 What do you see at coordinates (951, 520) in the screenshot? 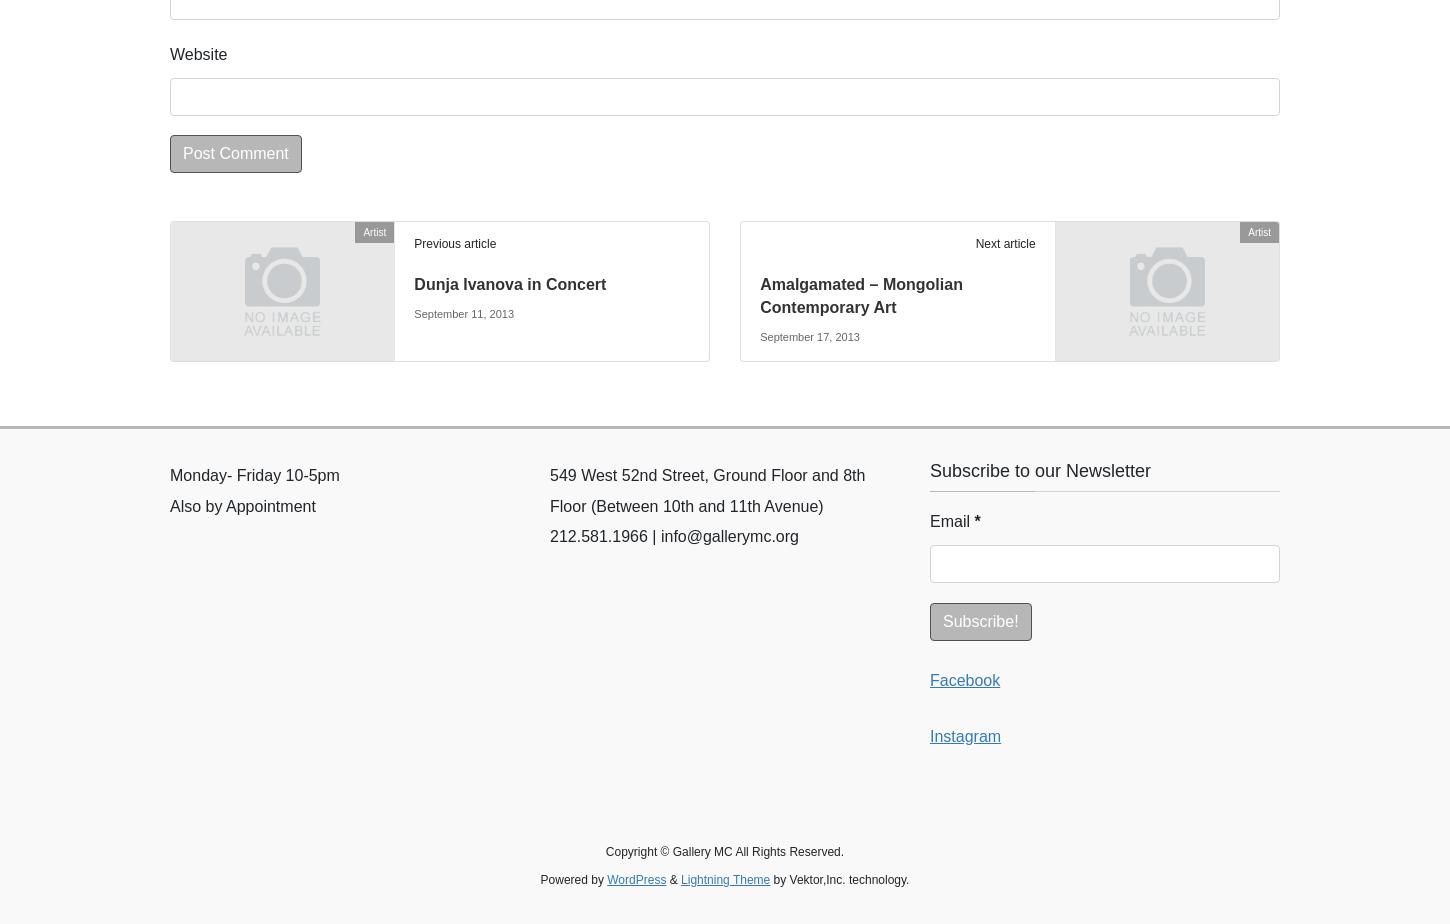
I see `'Email'` at bounding box center [951, 520].